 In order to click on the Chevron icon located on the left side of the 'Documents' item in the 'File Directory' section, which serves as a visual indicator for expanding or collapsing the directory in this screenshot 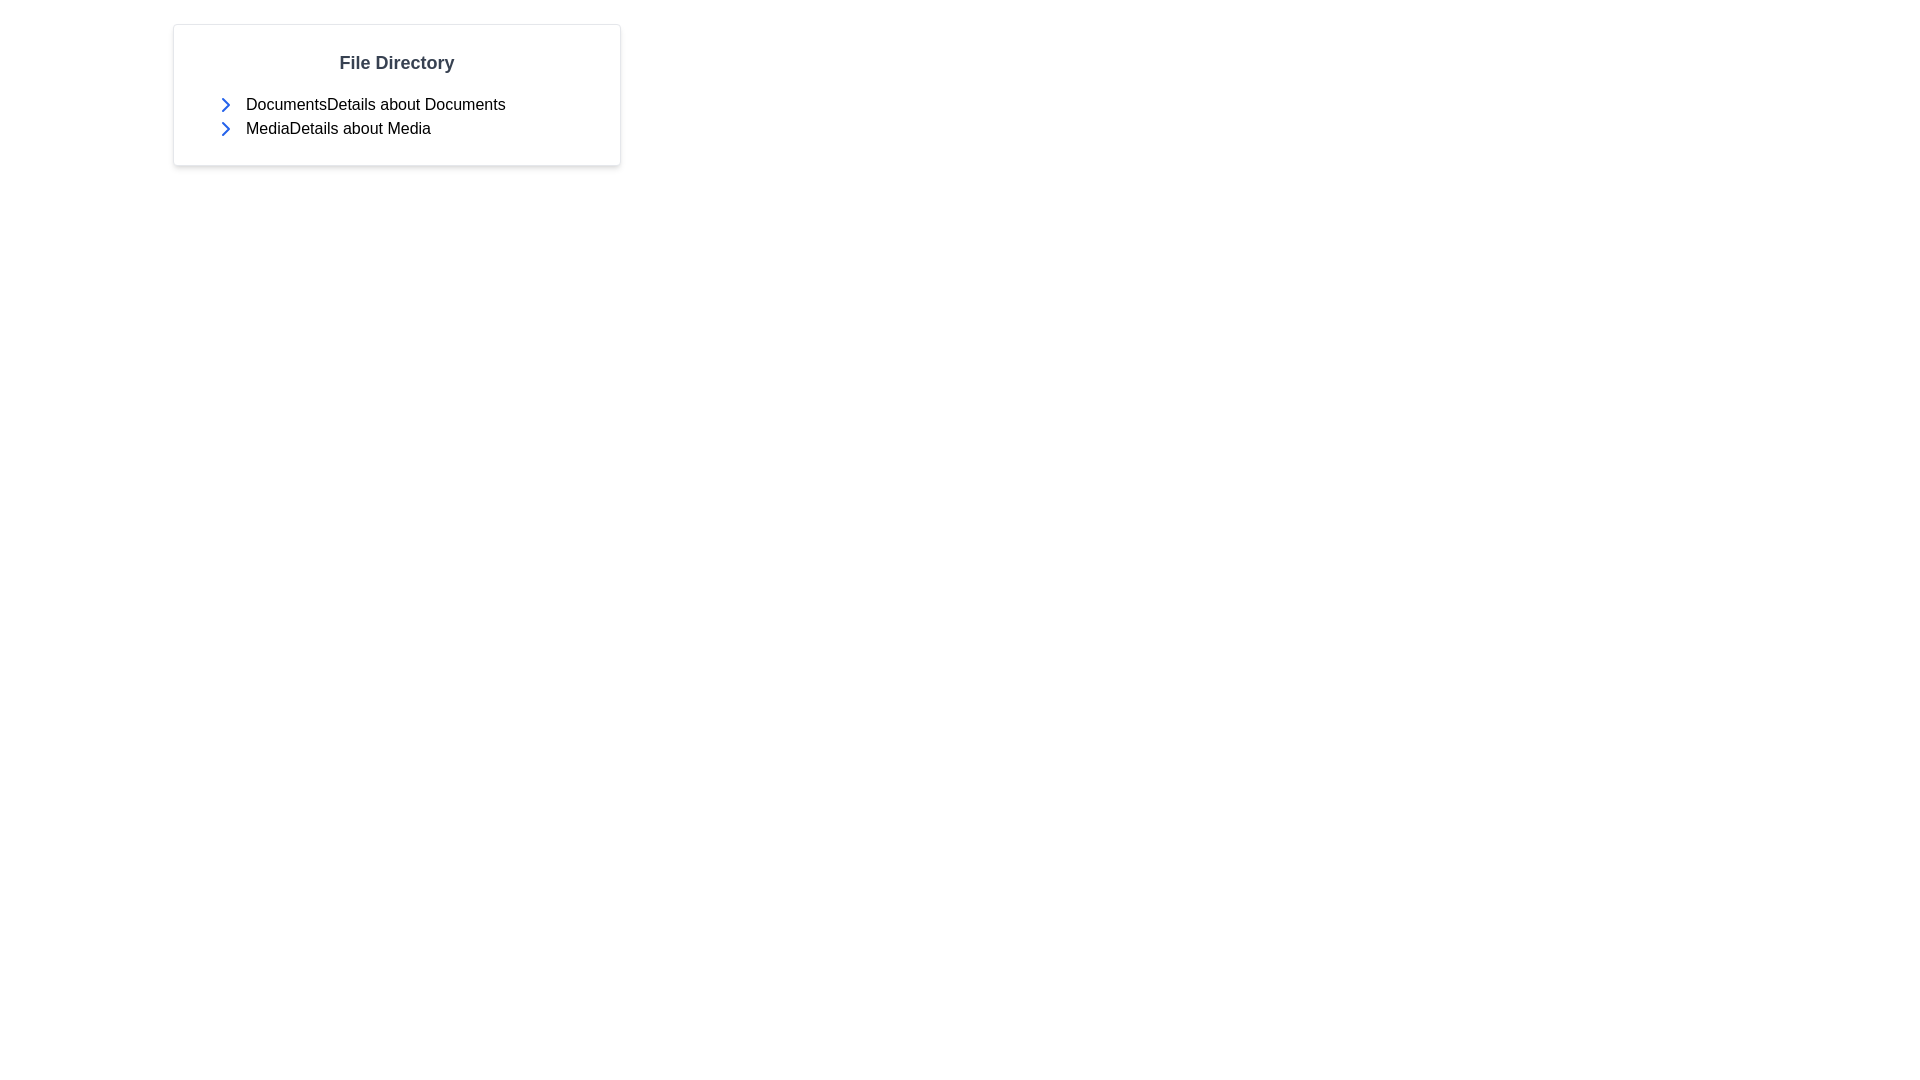, I will do `click(225, 104)`.